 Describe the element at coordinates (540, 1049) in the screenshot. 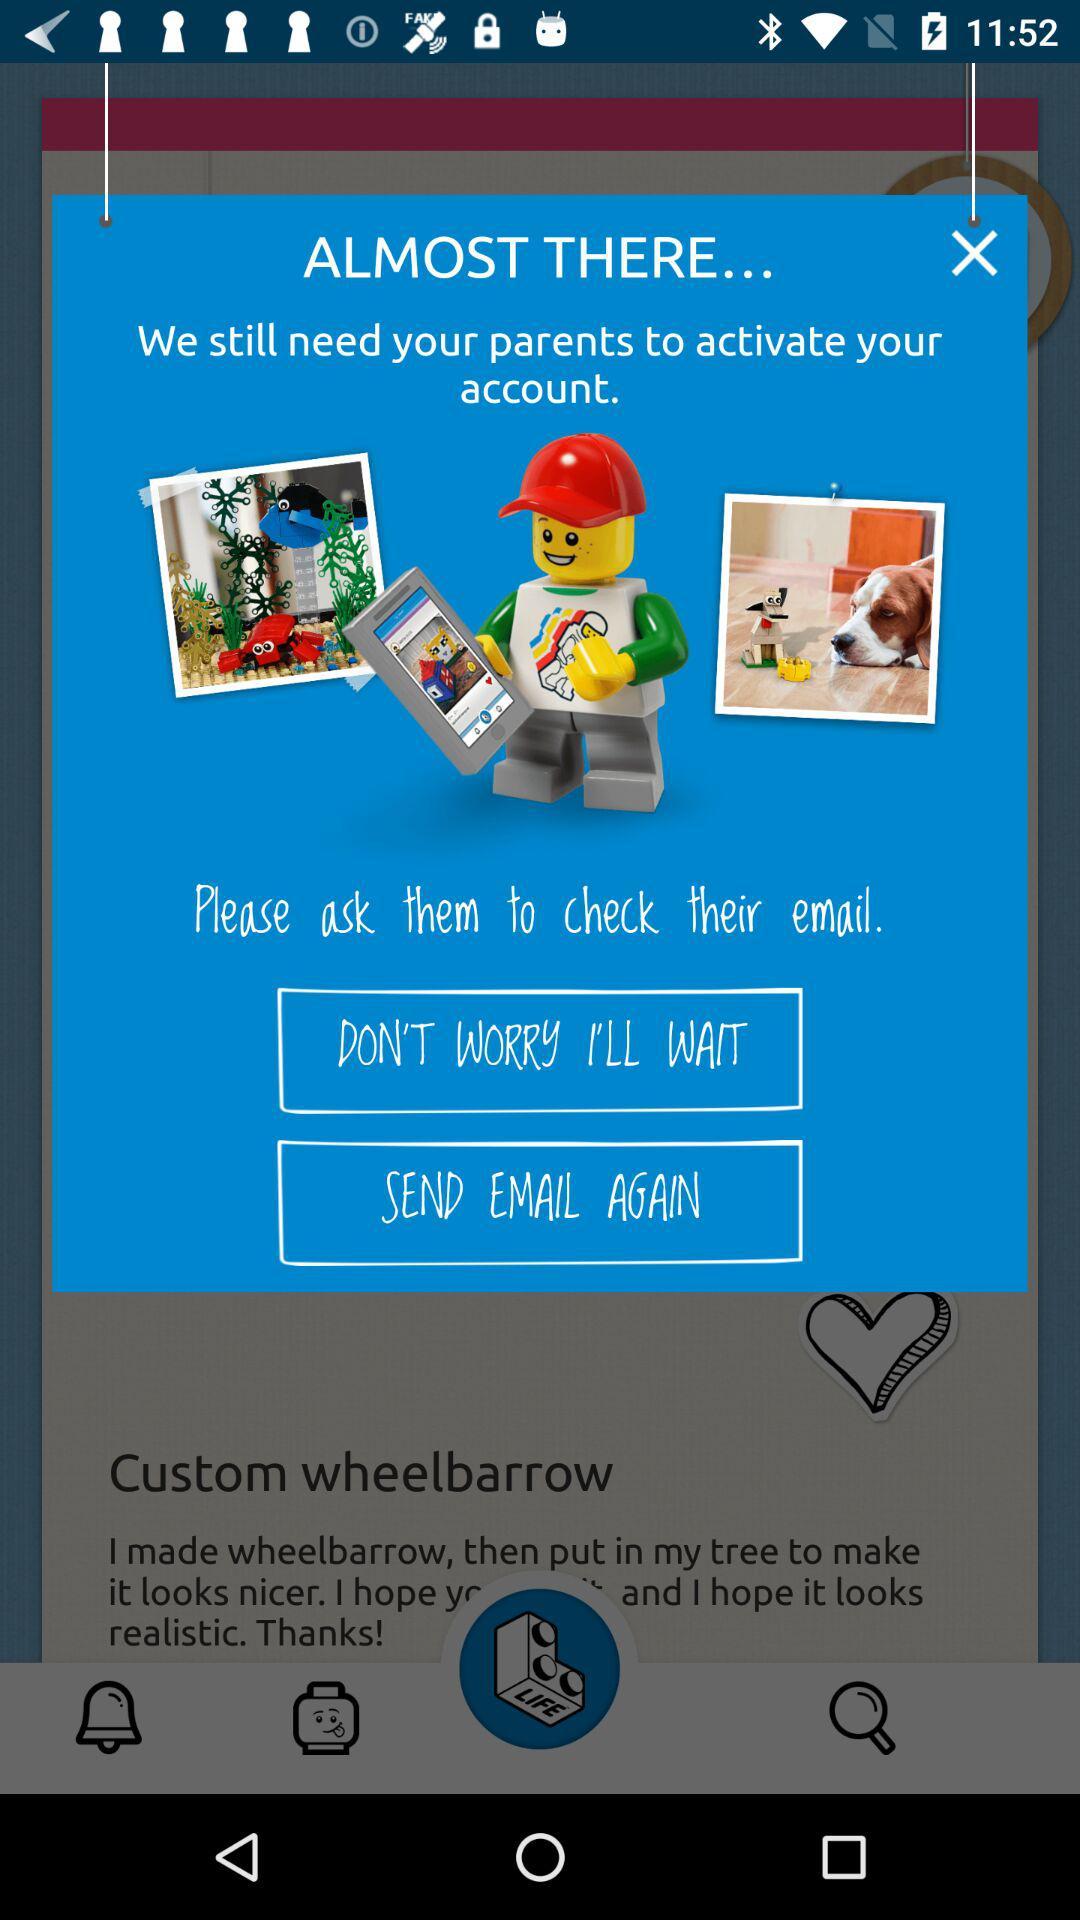

I see `don t worry` at that location.